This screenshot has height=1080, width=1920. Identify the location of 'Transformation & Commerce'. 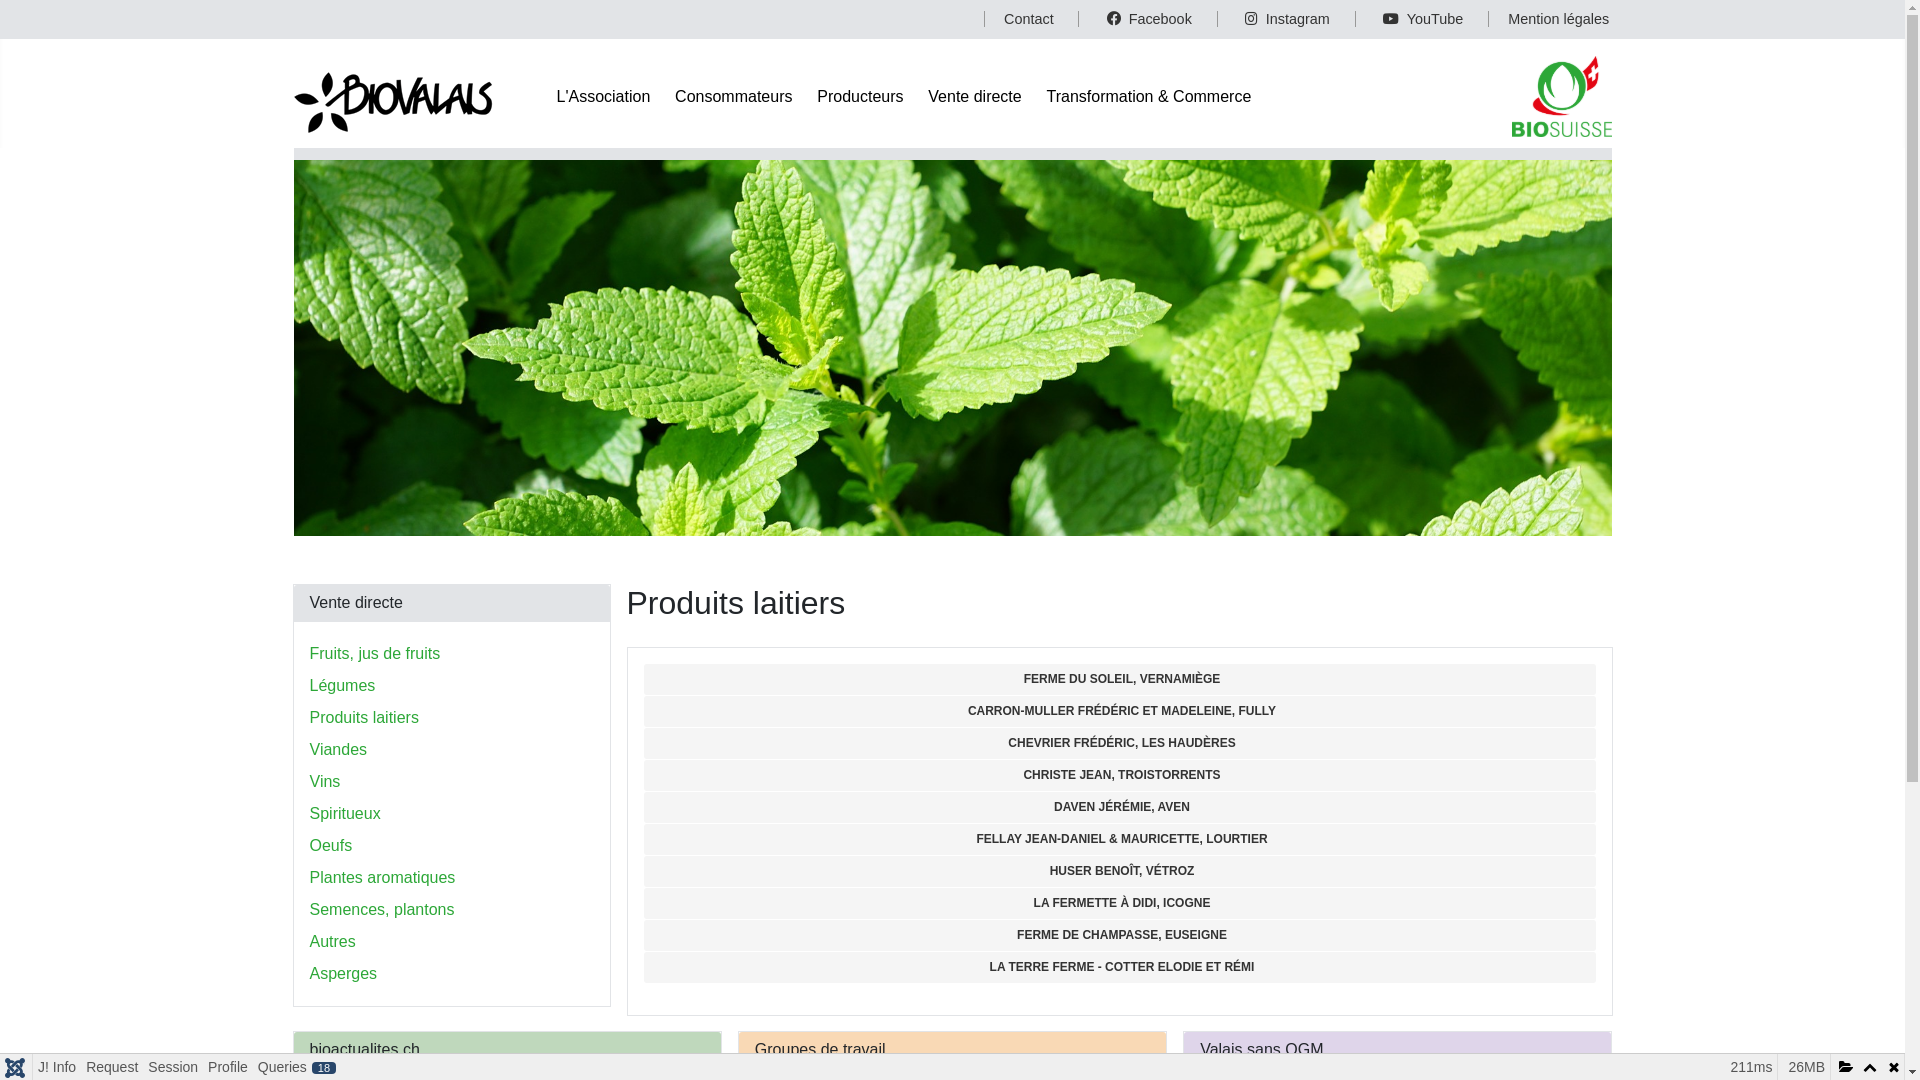
(1149, 96).